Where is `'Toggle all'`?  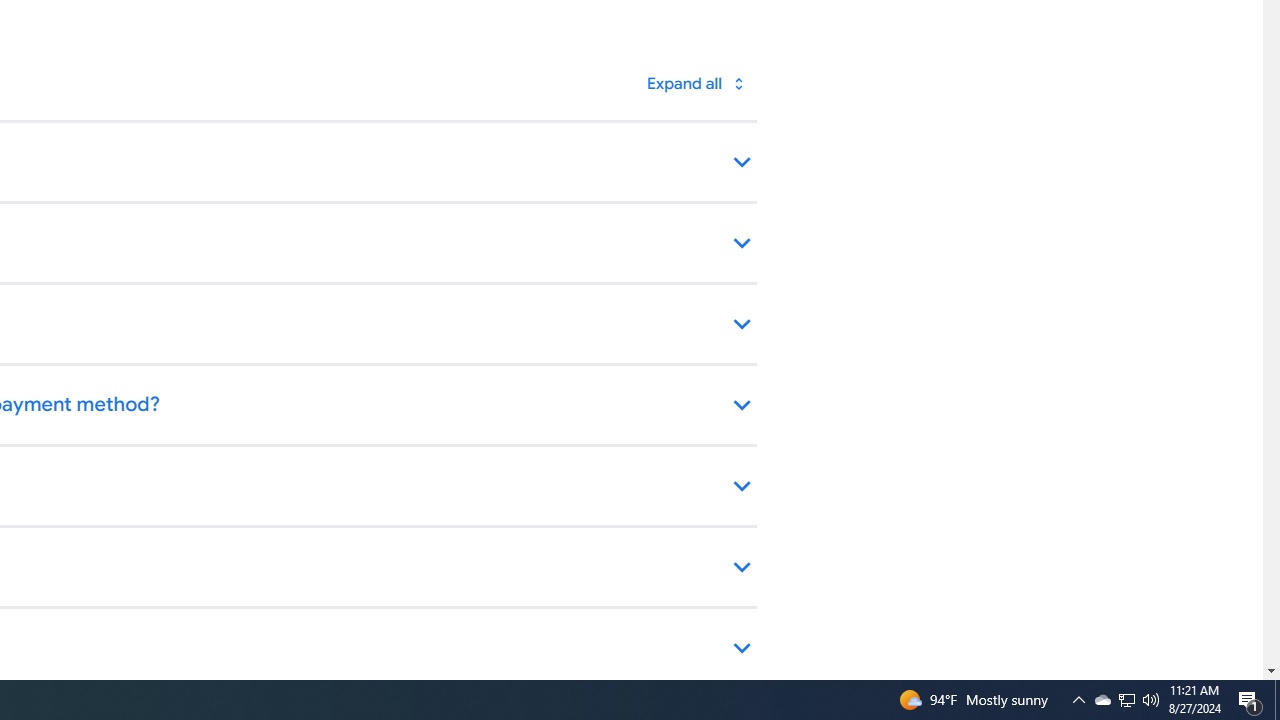
'Toggle all' is located at coordinates (695, 82).